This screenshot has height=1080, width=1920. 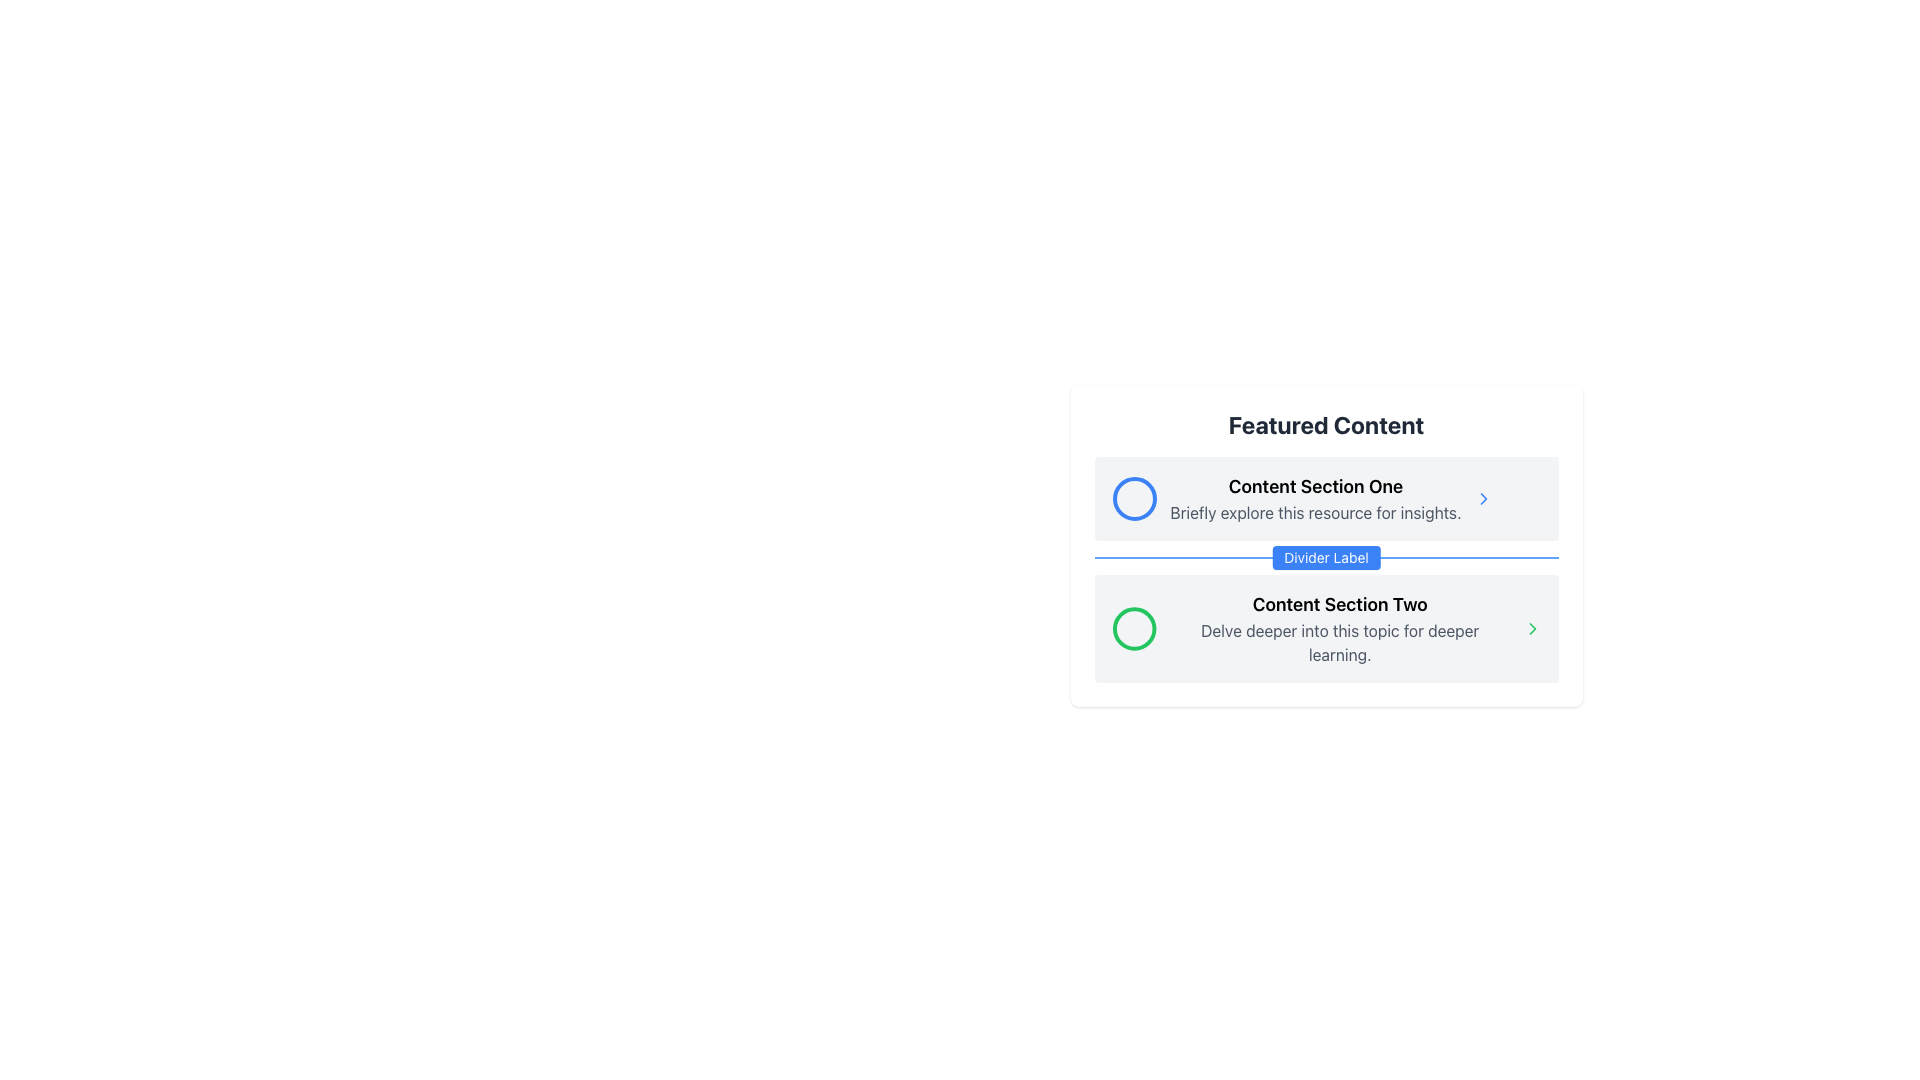 What do you see at coordinates (1315, 486) in the screenshot?
I see `text content of the bold text label displaying 'Content Section One', located at the top of the information card` at bounding box center [1315, 486].